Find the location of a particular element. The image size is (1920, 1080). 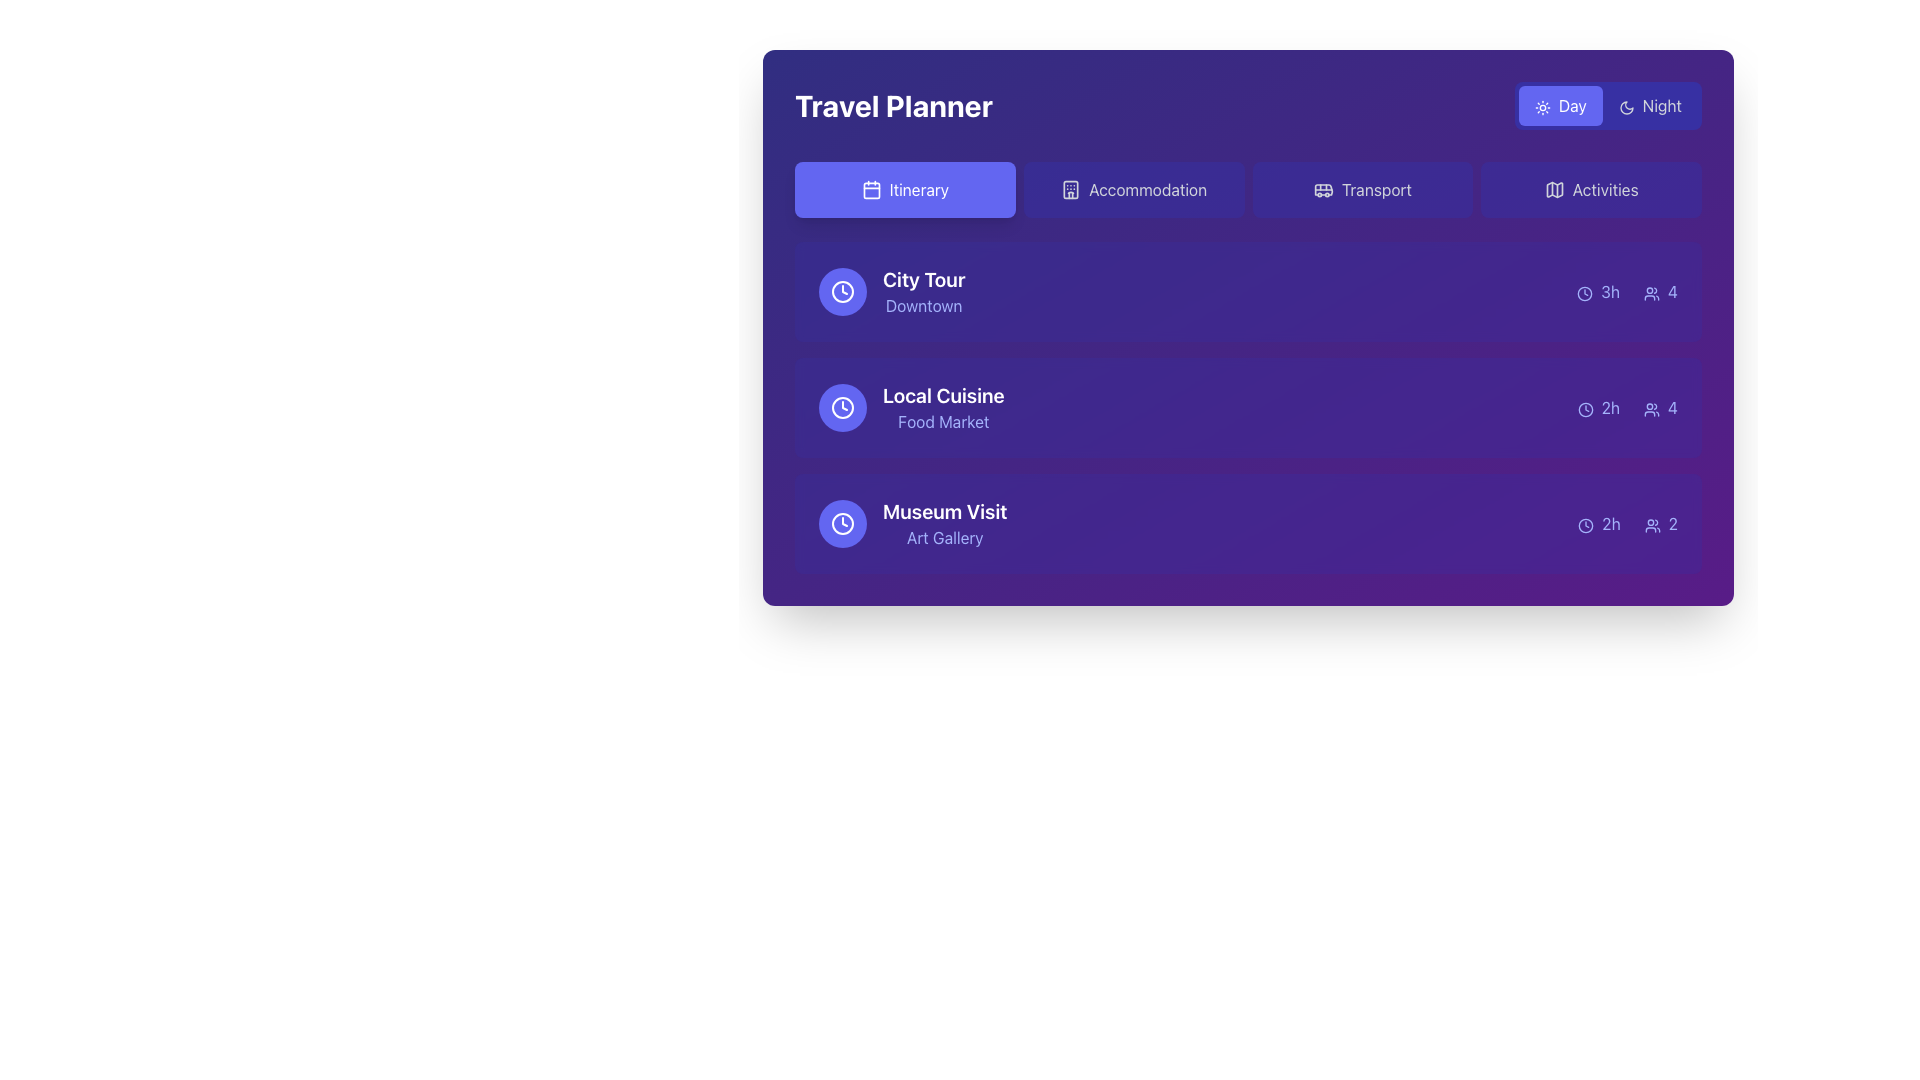

the 'City Tour' clickable card, which is the first card in a vertical arrangement of activity options is located at coordinates (1247, 292).